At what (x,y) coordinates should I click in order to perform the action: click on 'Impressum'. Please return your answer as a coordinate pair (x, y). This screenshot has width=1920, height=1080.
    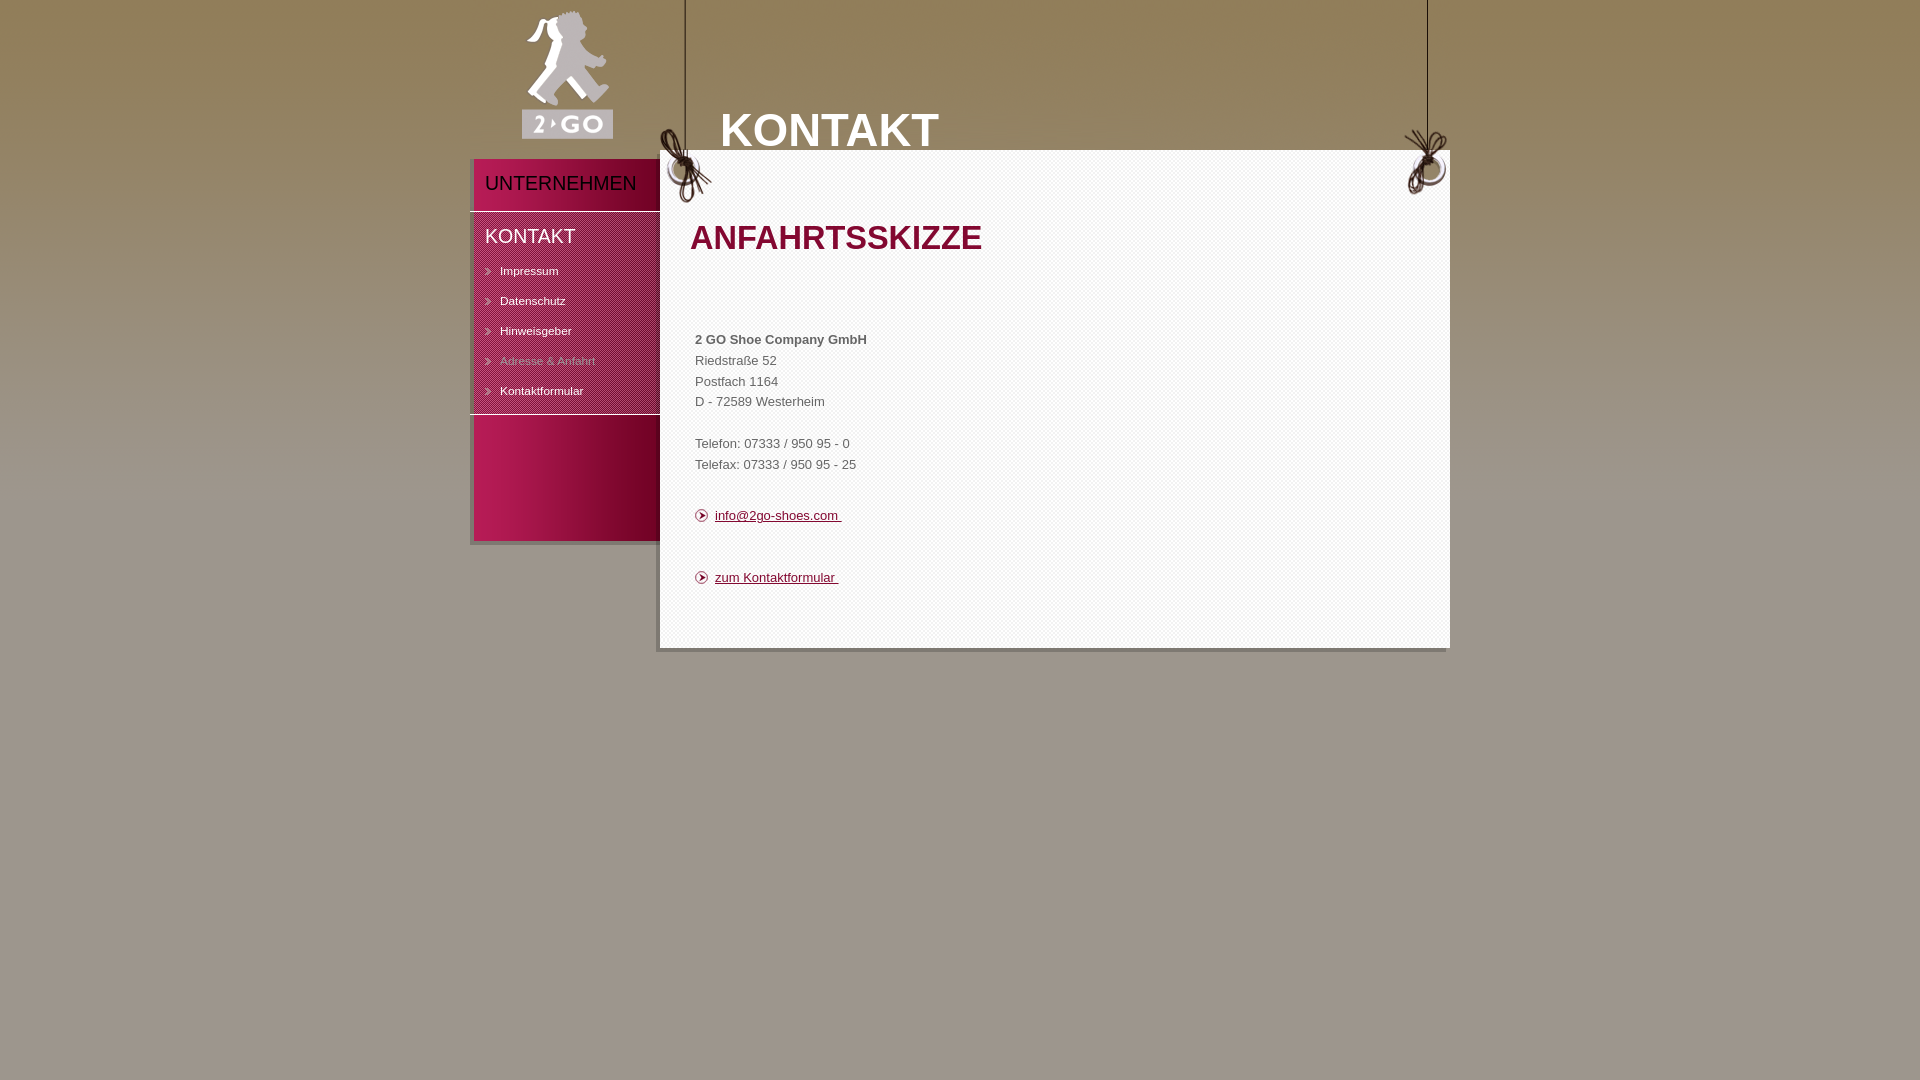
    Looking at the image, I should click on (469, 278).